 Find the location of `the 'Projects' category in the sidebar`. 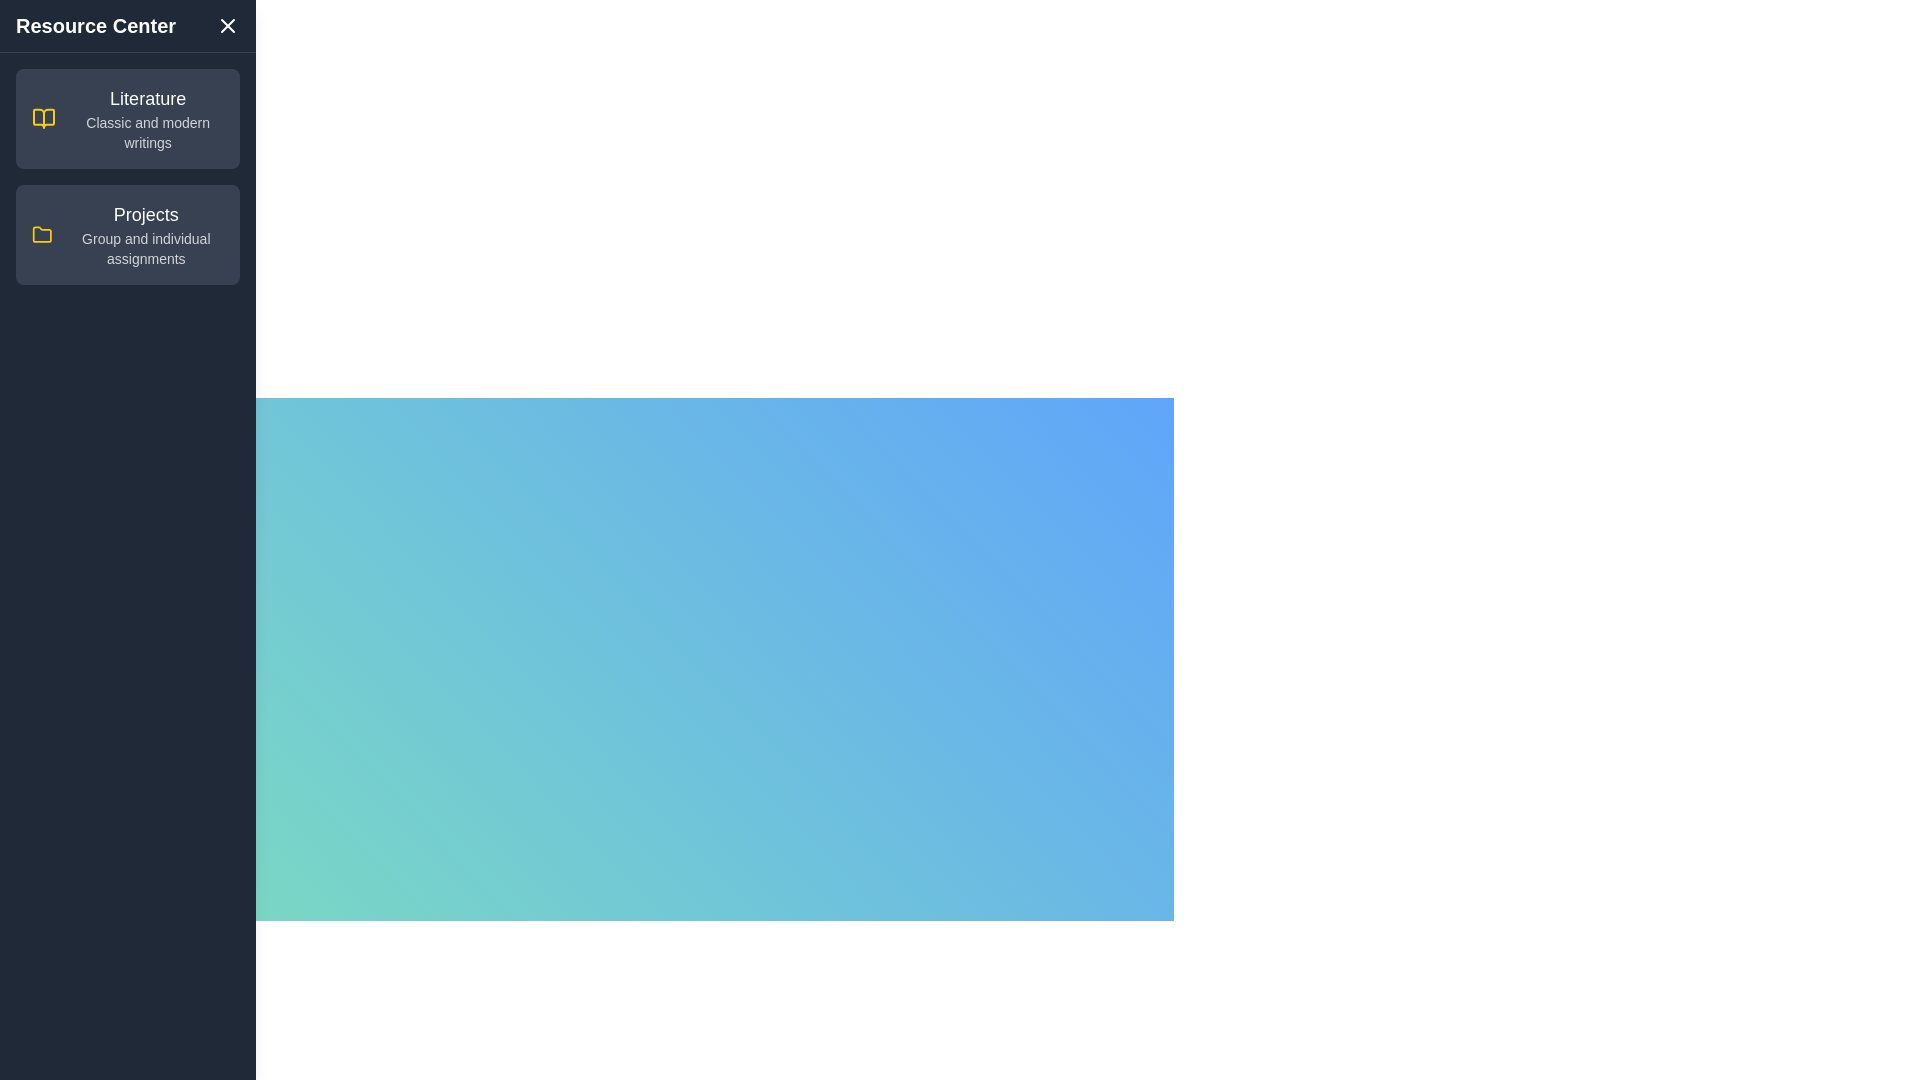

the 'Projects' category in the sidebar is located at coordinates (127, 234).